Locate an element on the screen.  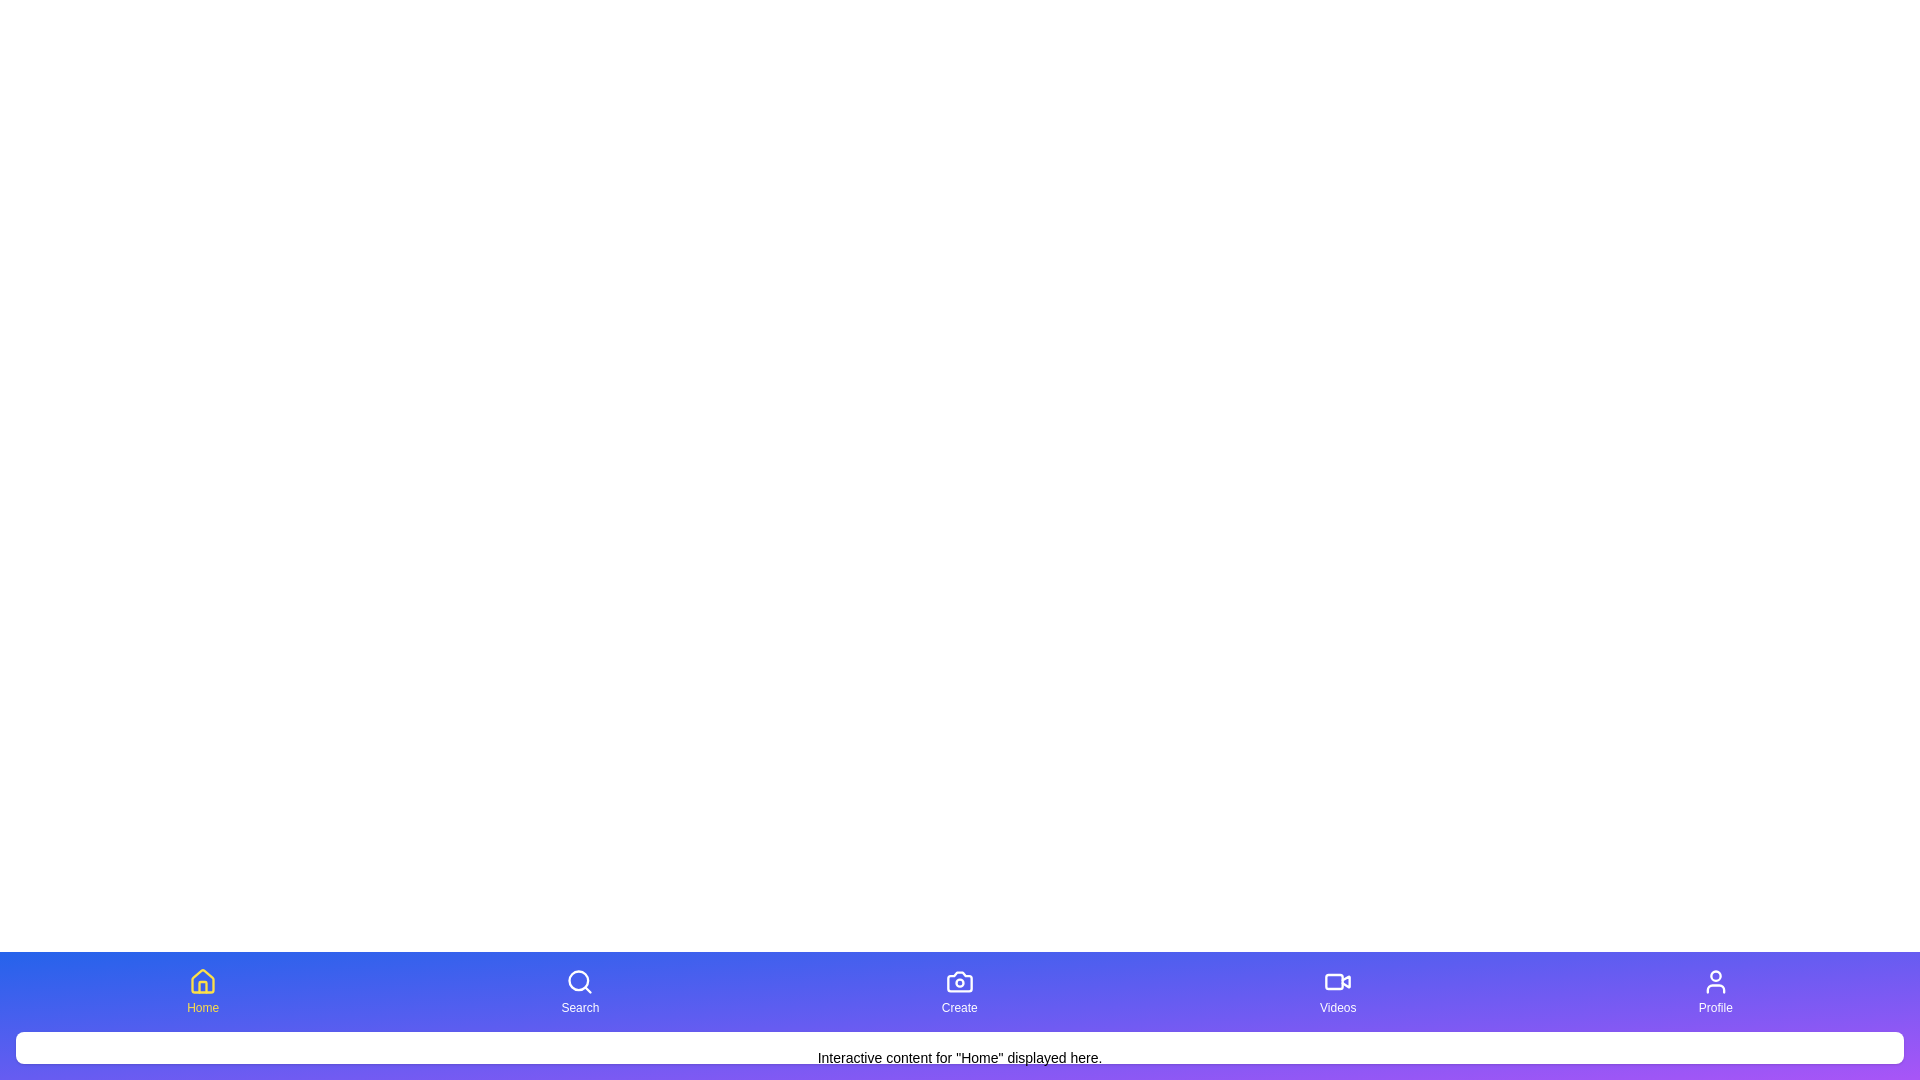
the button corresponding to Home is located at coordinates (202, 991).